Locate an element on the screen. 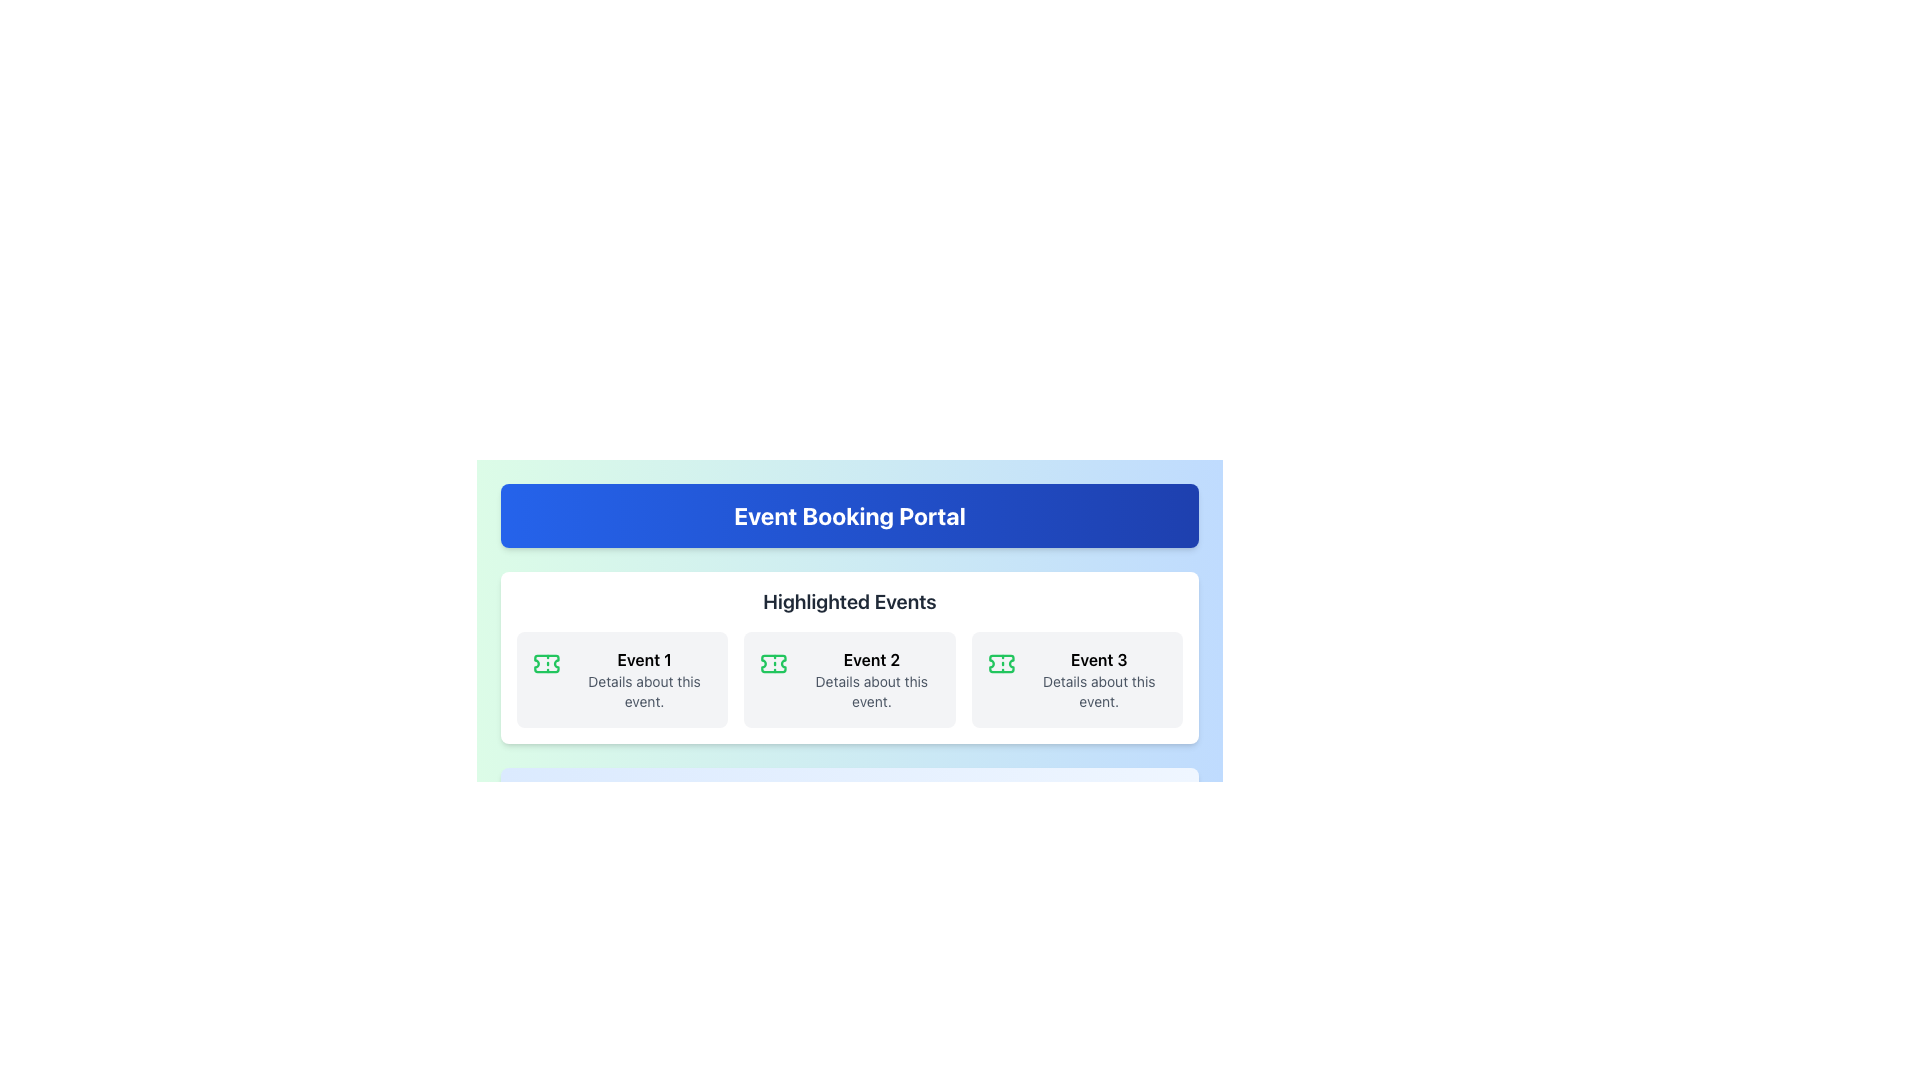 This screenshot has width=1920, height=1080. the text element providing information about 'Event 1' from the center of the first event card in the 'Highlighted Events' section is located at coordinates (644, 678).